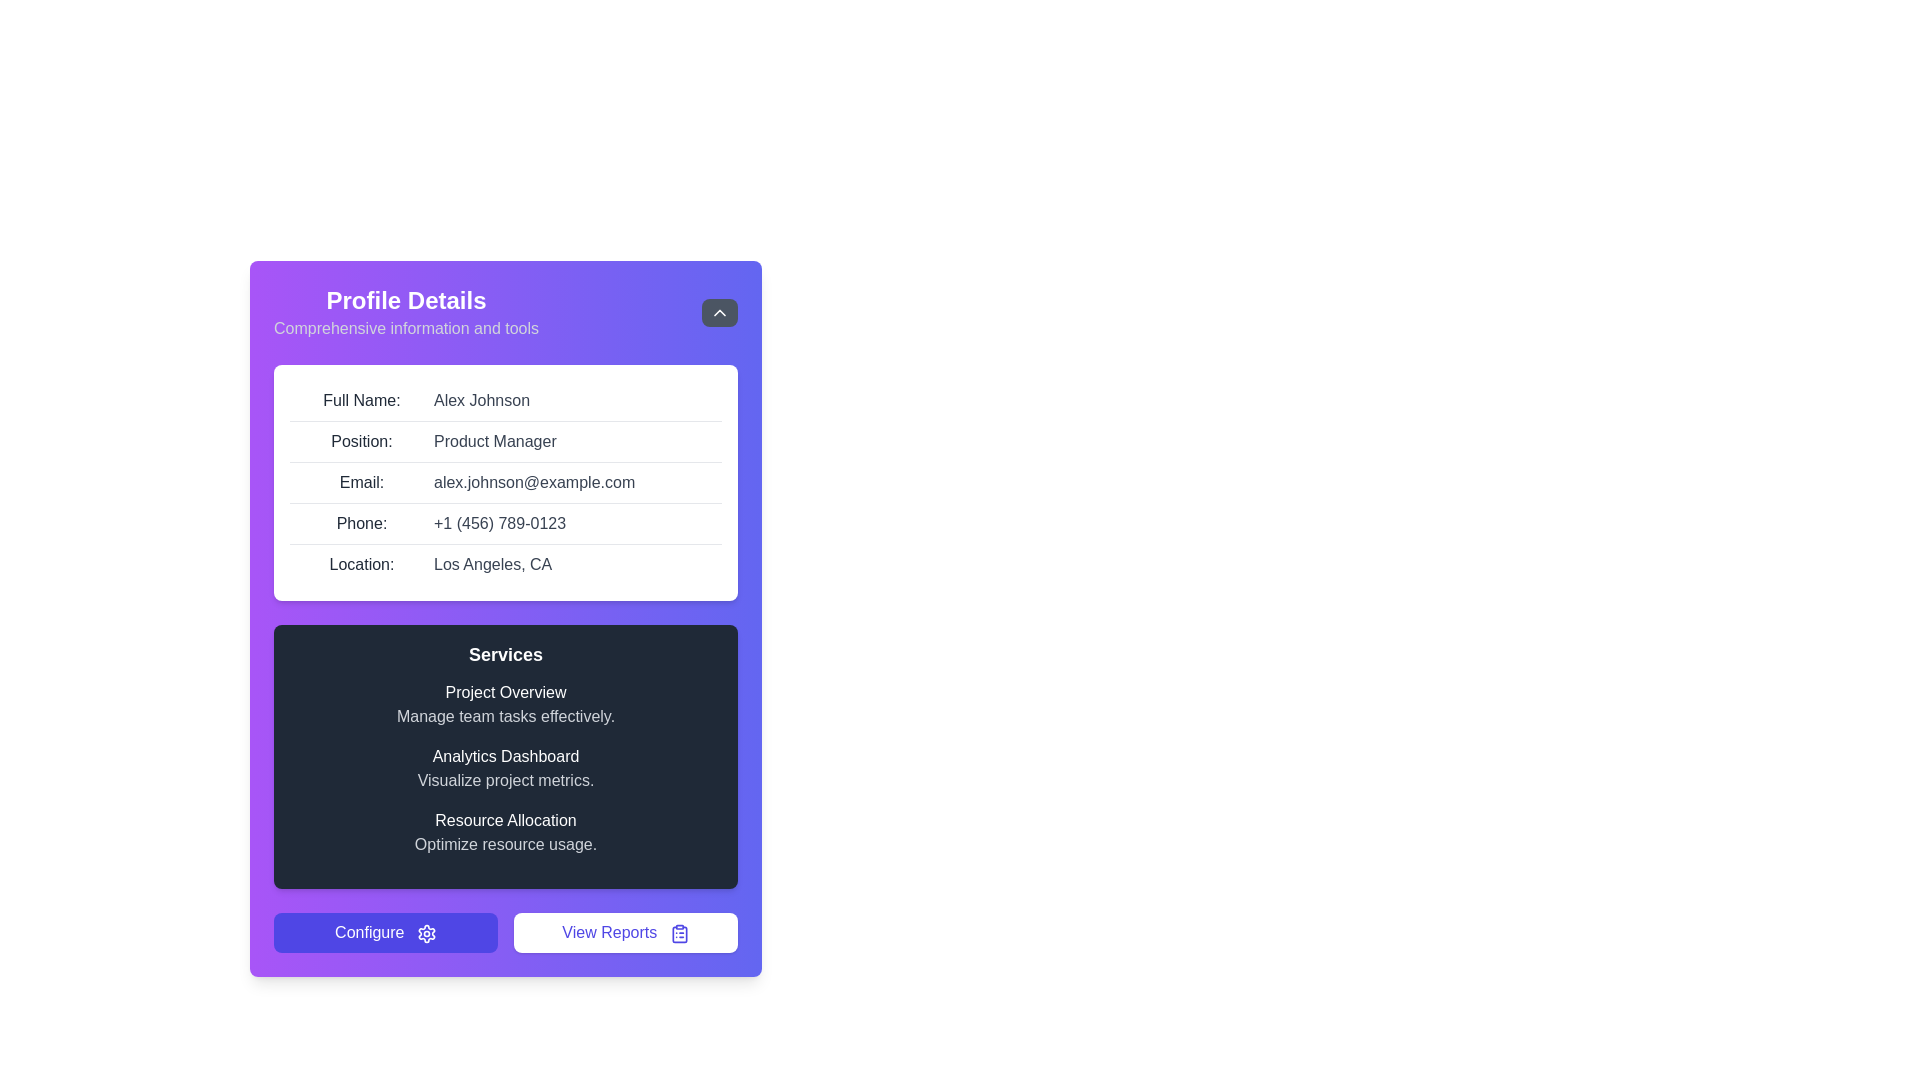  What do you see at coordinates (425, 933) in the screenshot?
I see `the gear-shaped settings icon within the 'Configure' button located at the bottom left corner of the main panel` at bounding box center [425, 933].